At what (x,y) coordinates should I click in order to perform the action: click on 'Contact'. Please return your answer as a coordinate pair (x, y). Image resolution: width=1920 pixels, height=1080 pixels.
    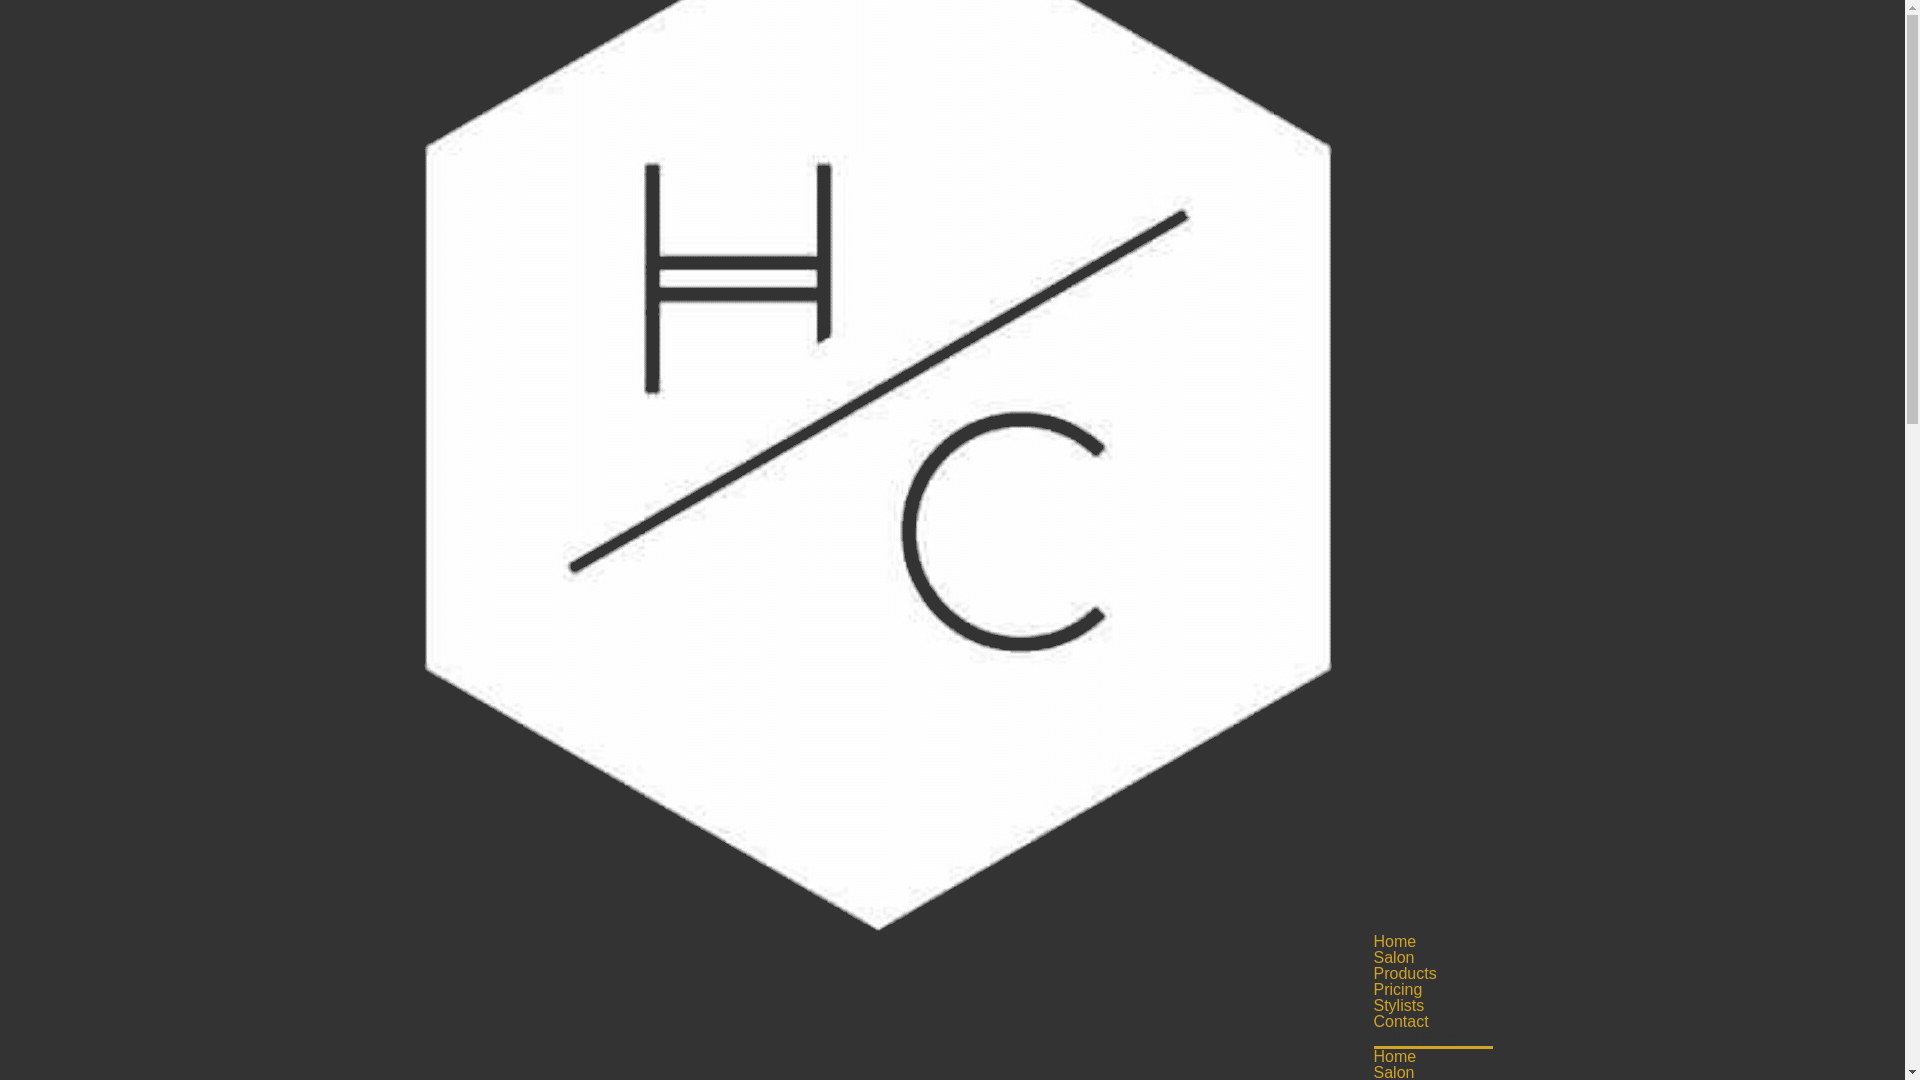
    Looking at the image, I should click on (1400, 1022).